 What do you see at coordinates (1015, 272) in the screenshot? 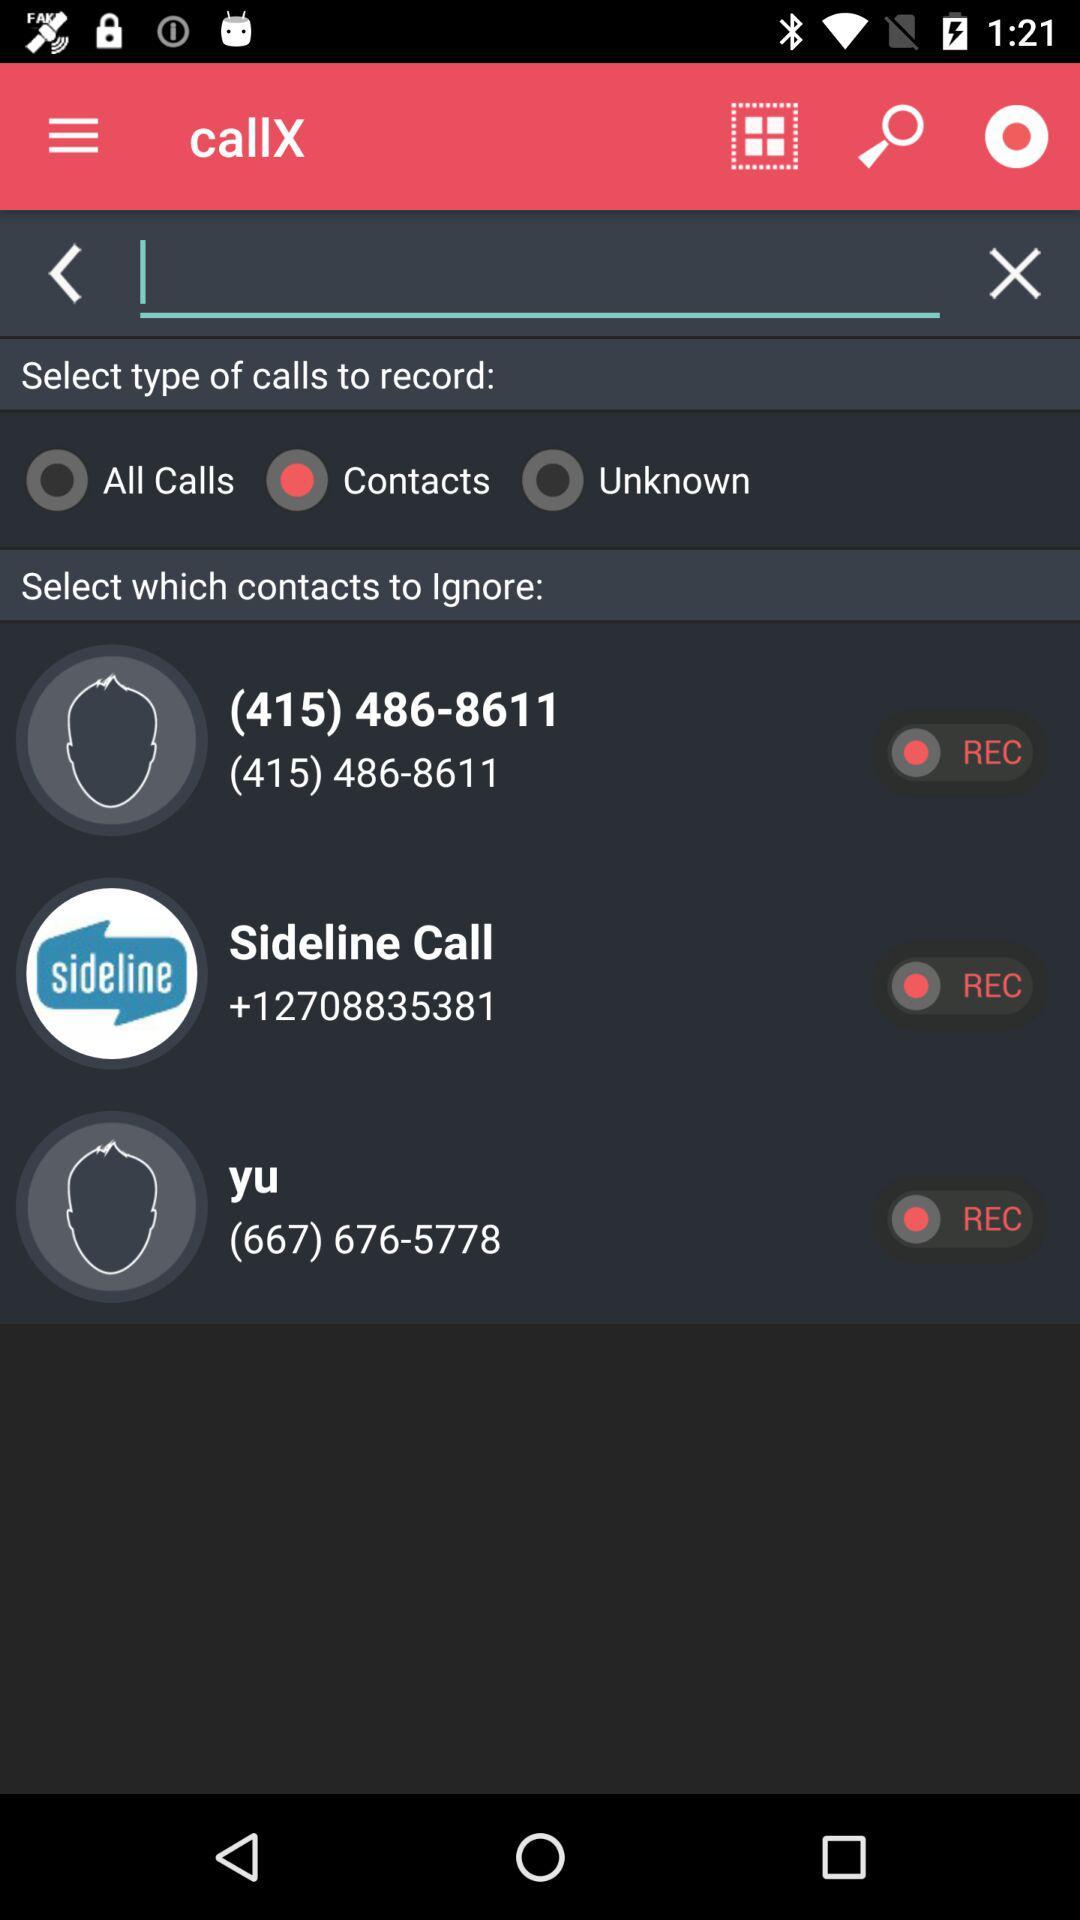
I see `cancel the search` at bounding box center [1015, 272].